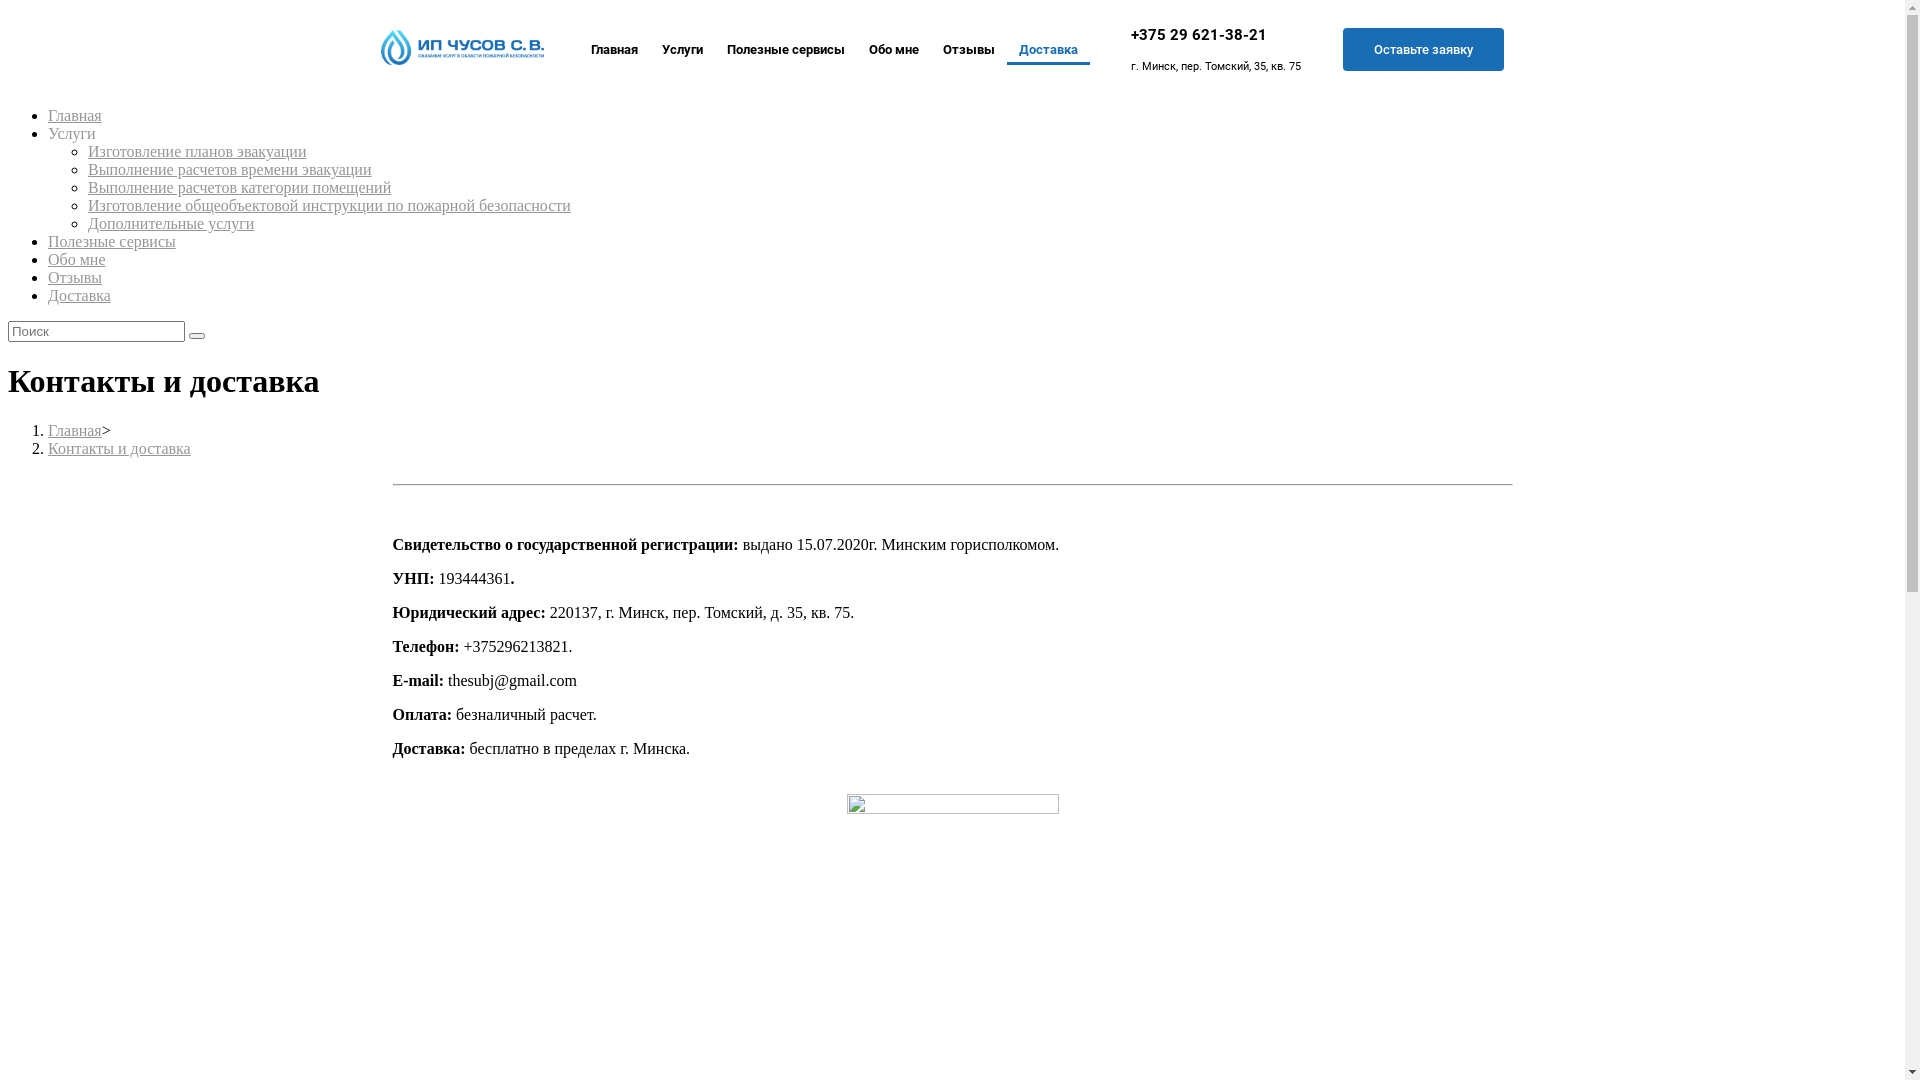  What do you see at coordinates (1131, 34) in the screenshot?
I see `'+375 29 621-38-21'` at bounding box center [1131, 34].